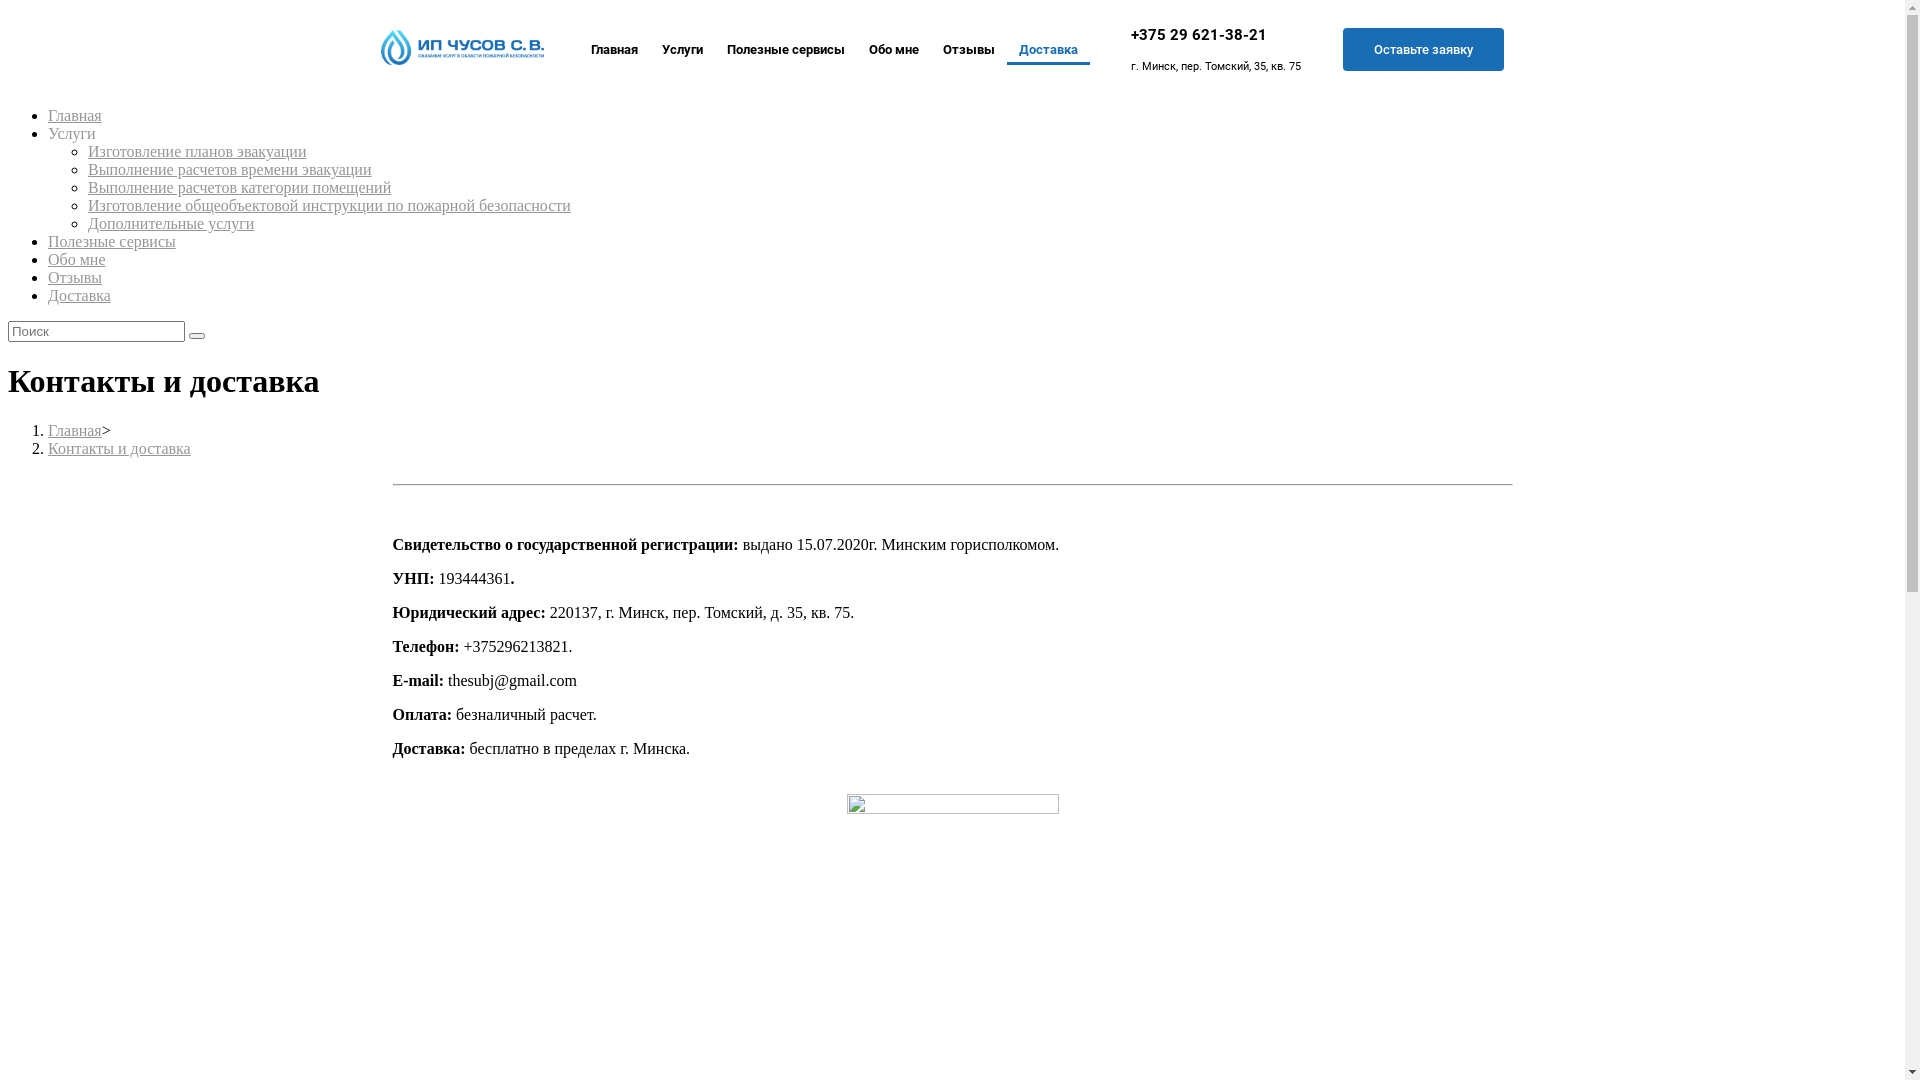  What do you see at coordinates (1131, 34) in the screenshot?
I see `'+375 29 621-38-21'` at bounding box center [1131, 34].